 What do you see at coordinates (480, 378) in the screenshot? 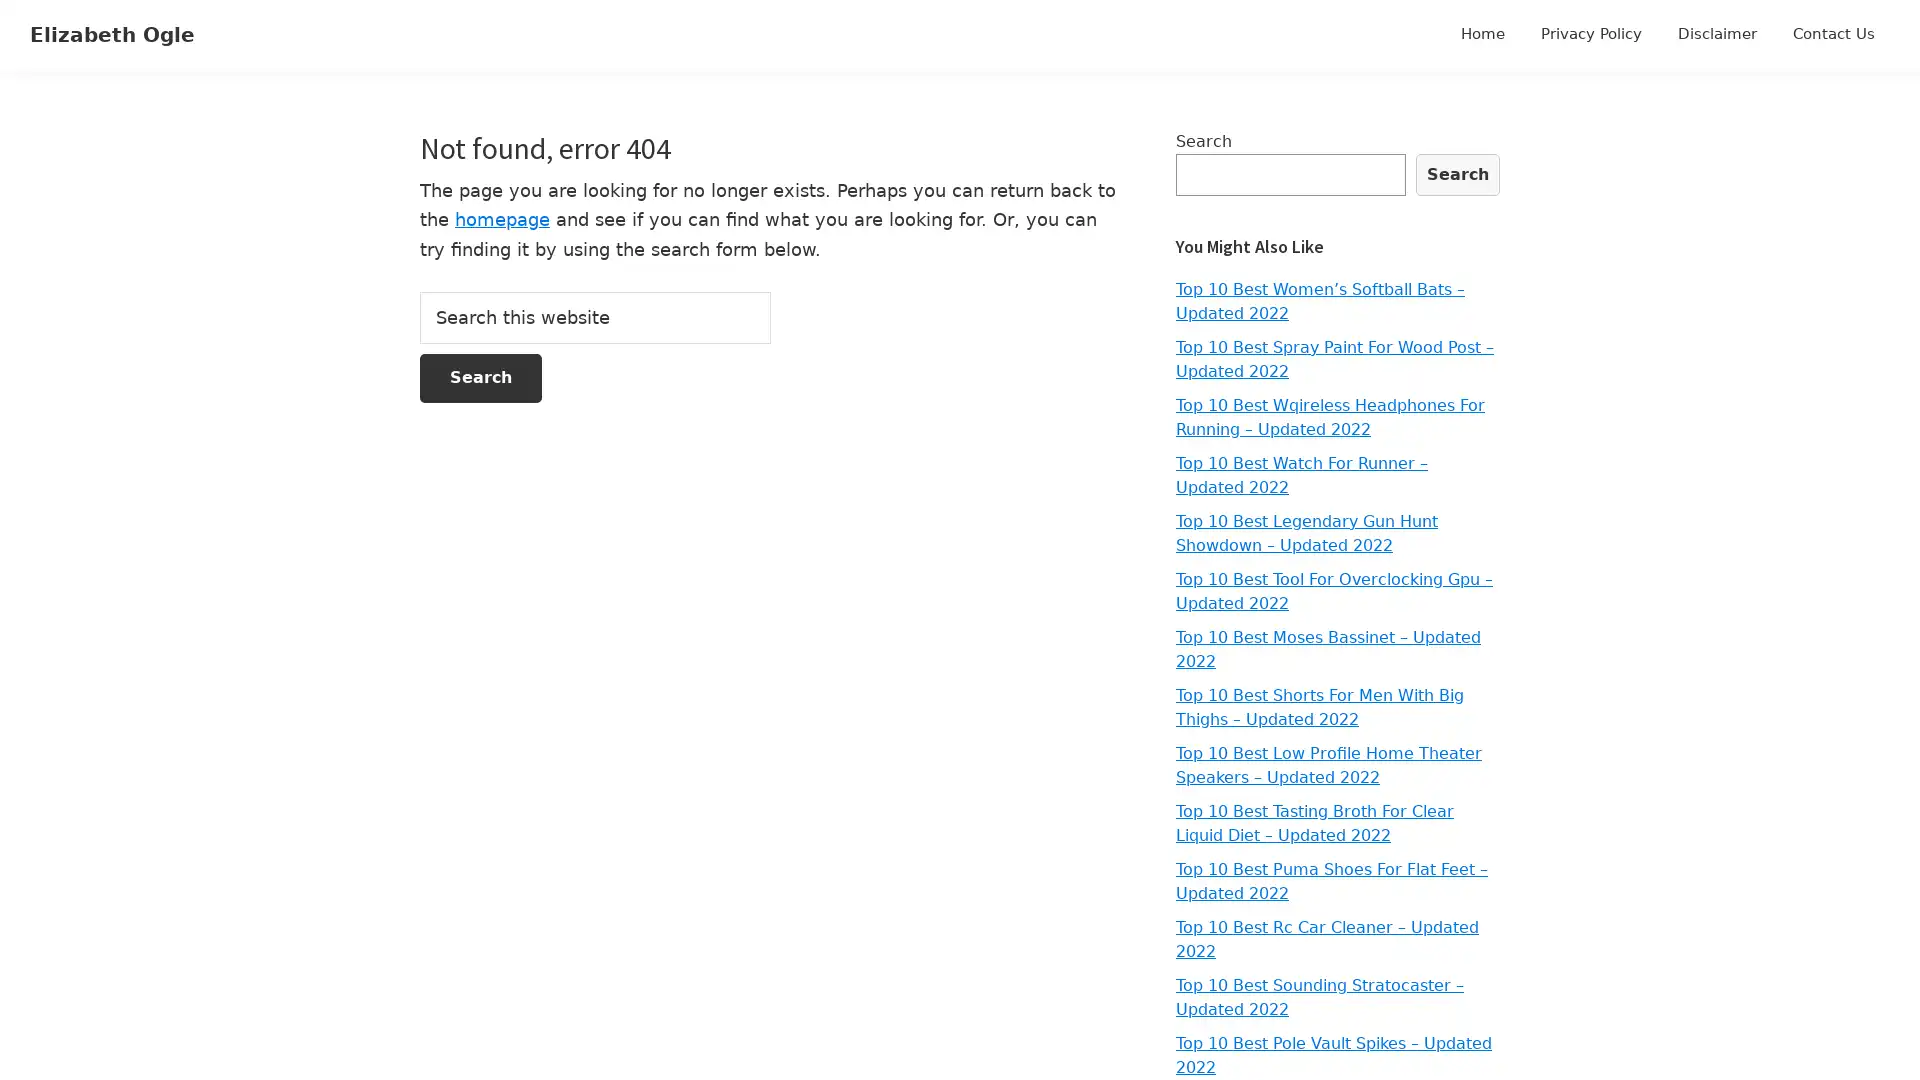
I see `Search` at bounding box center [480, 378].